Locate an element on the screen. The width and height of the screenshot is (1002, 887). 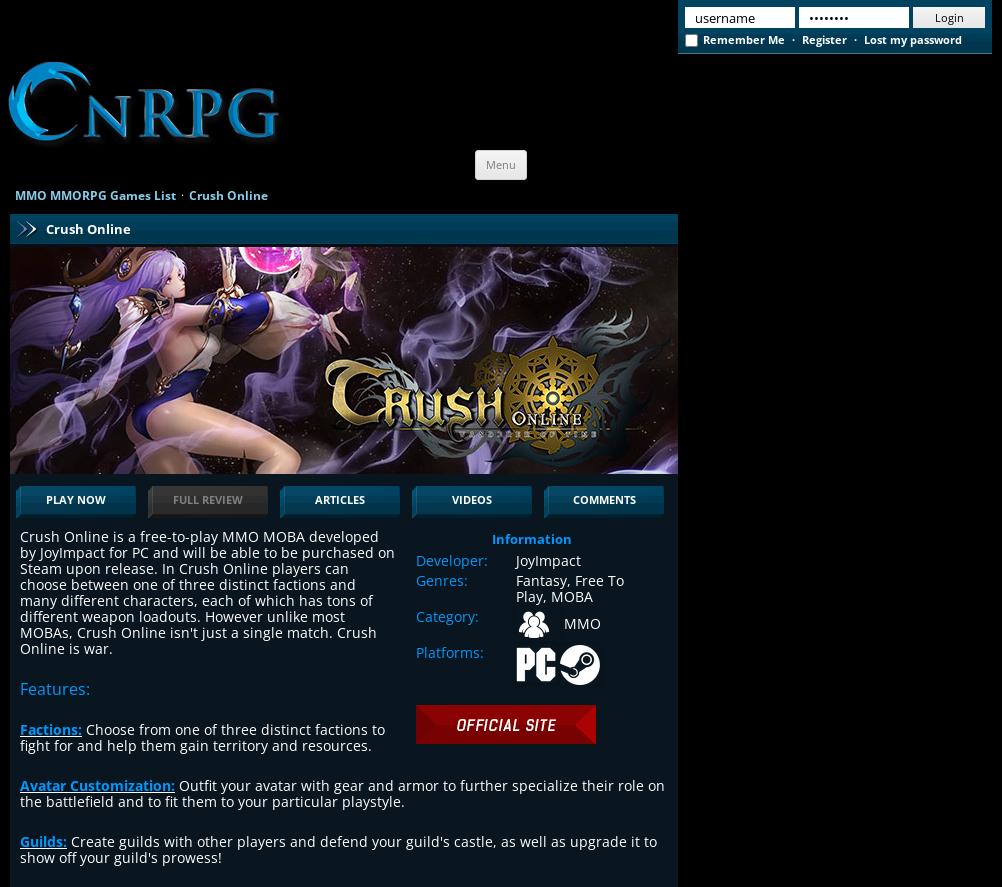
'Factions:' is located at coordinates (51, 728).